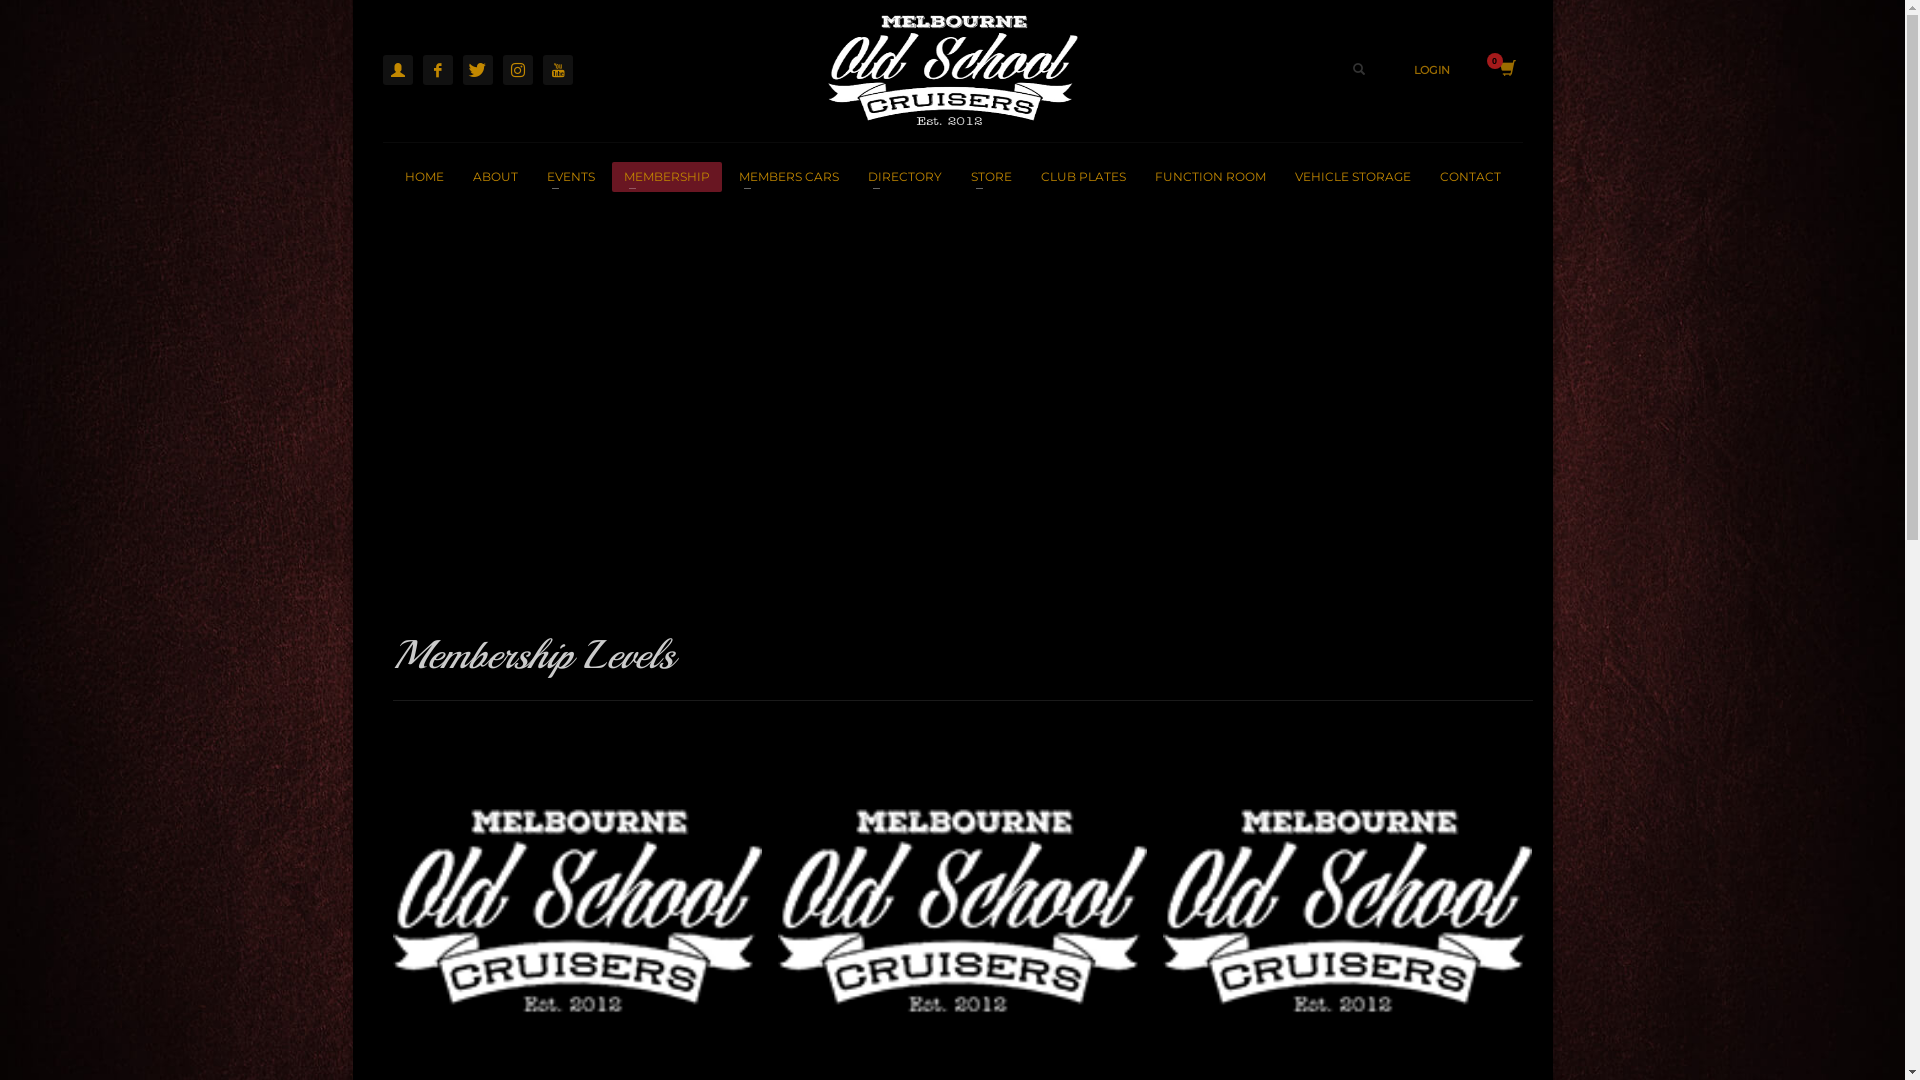  What do you see at coordinates (667, 175) in the screenshot?
I see `'MEMBERSHIP'` at bounding box center [667, 175].